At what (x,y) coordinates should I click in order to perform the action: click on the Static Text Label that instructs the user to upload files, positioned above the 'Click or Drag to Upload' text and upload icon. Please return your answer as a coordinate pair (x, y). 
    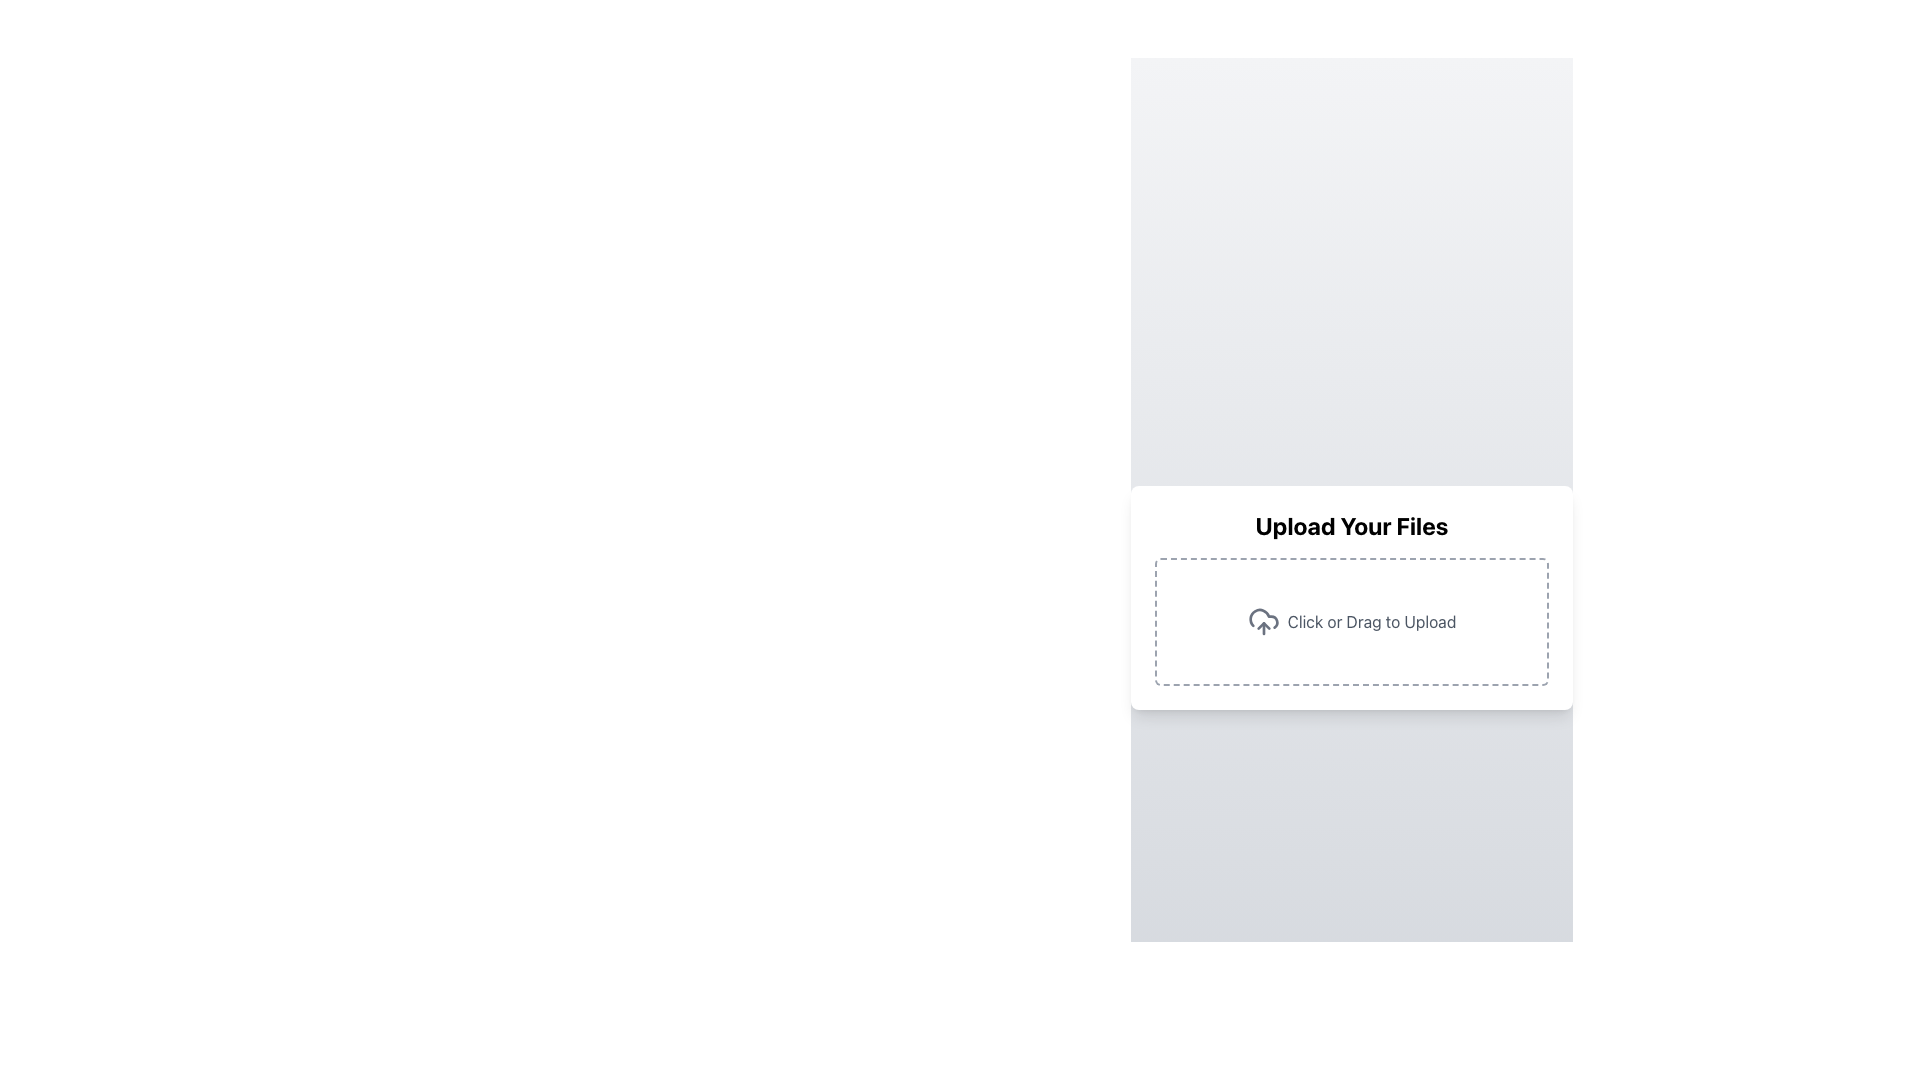
    Looking at the image, I should click on (1352, 524).